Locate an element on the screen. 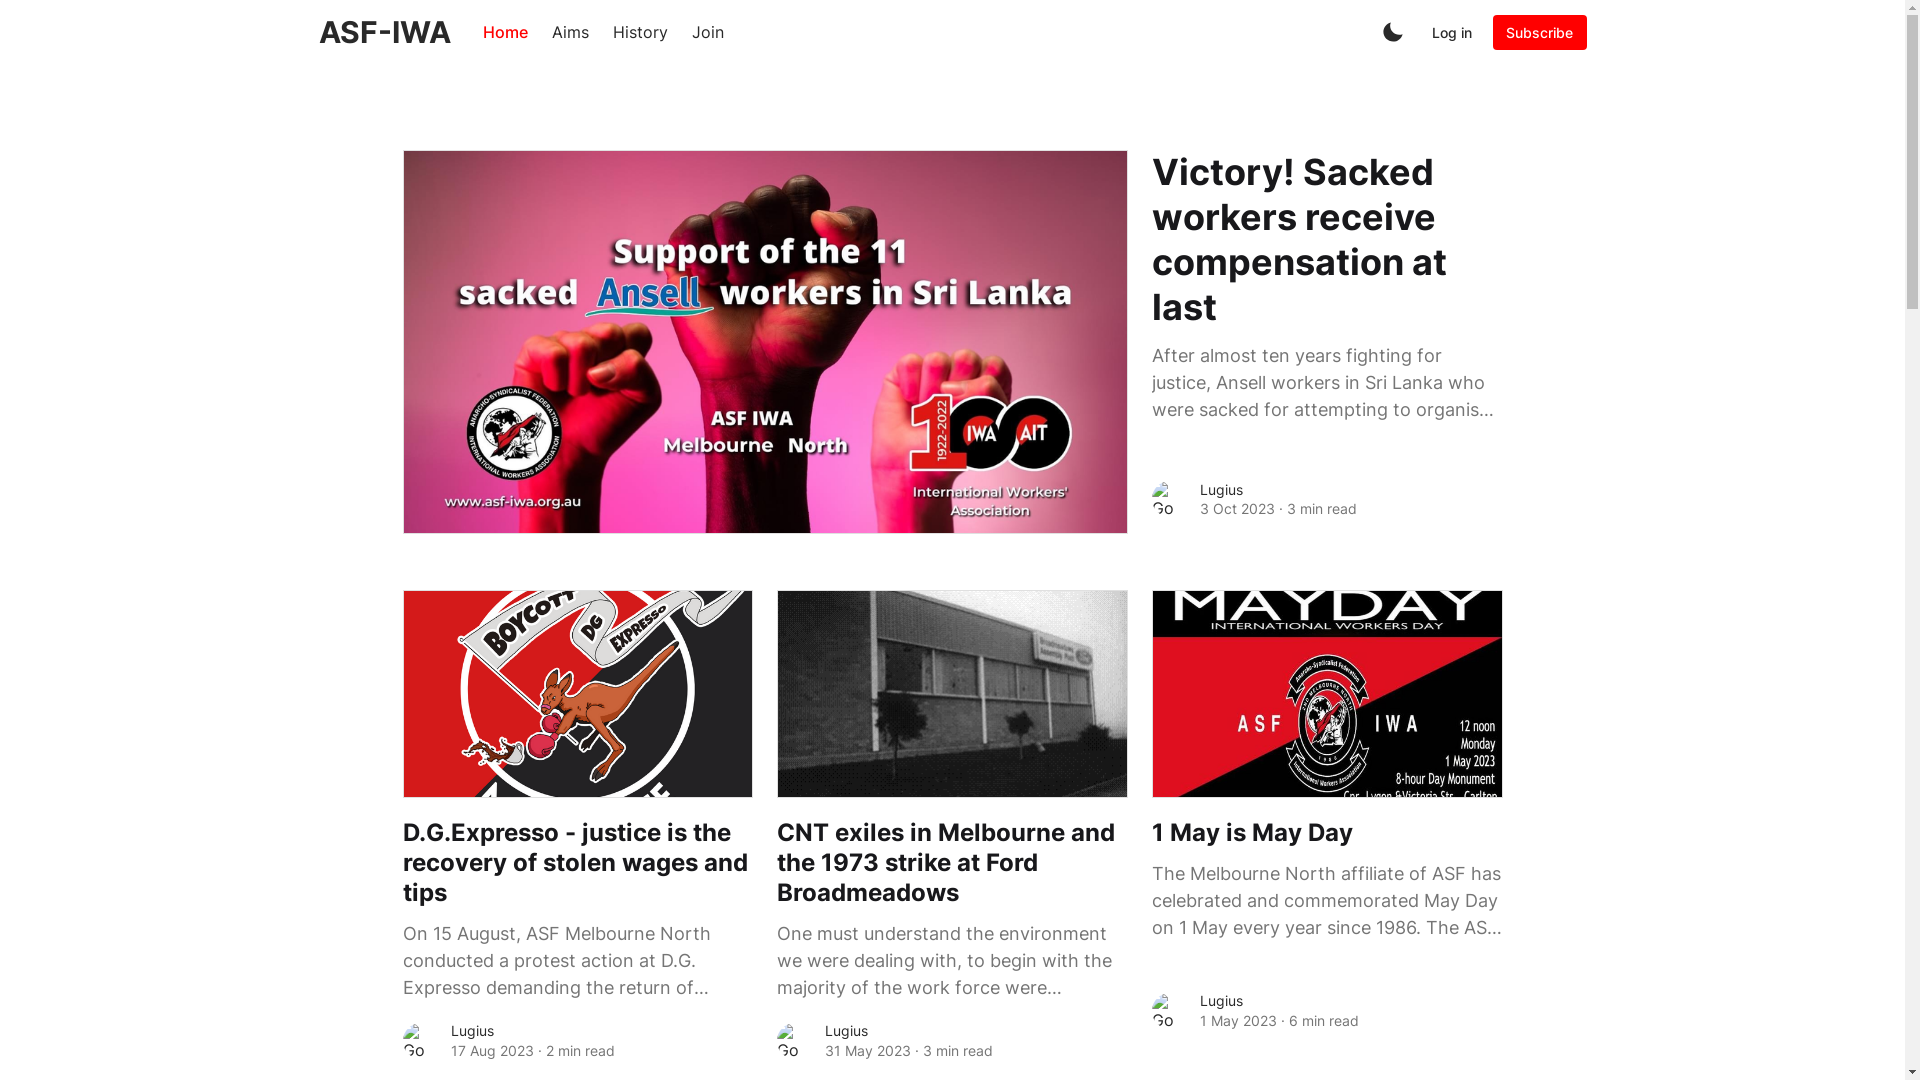  'Join' is located at coordinates (708, 31).